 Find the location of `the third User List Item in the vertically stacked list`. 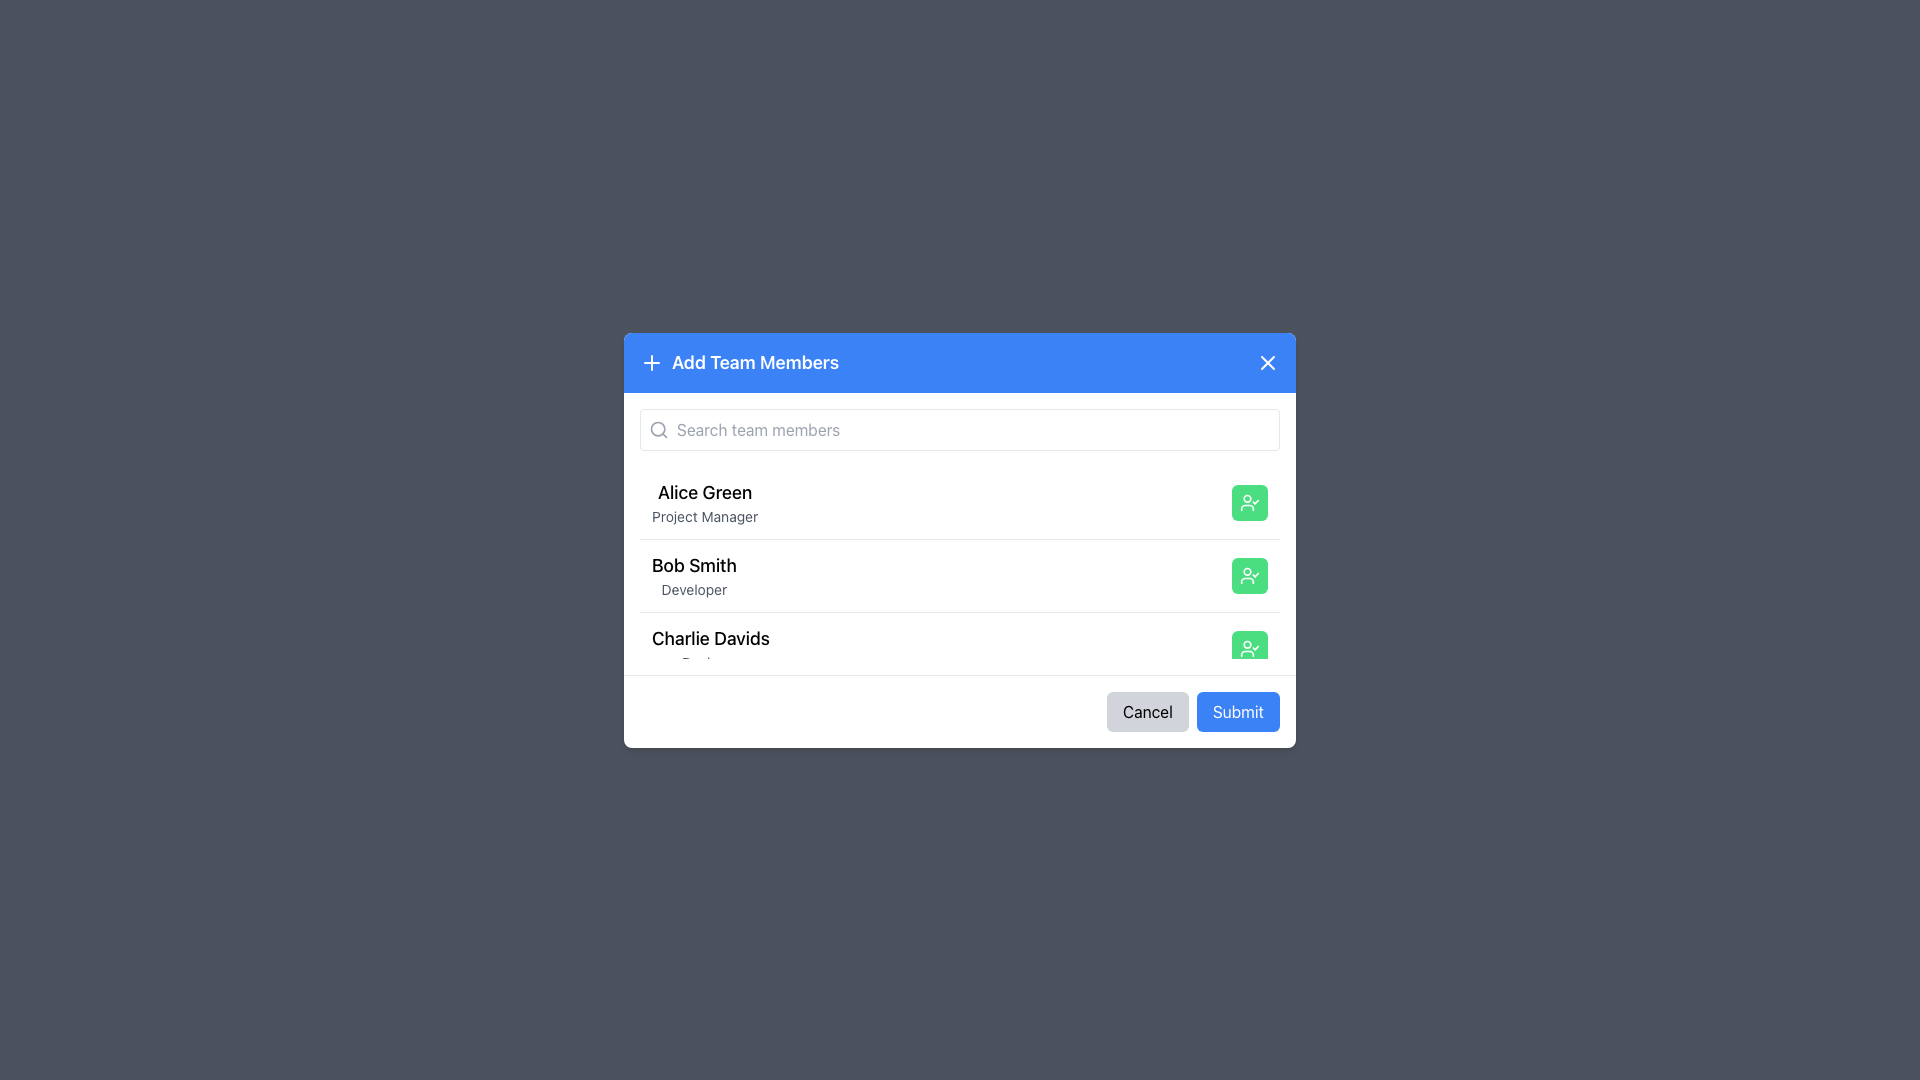

the third User List Item in the vertically stacked list is located at coordinates (960, 648).